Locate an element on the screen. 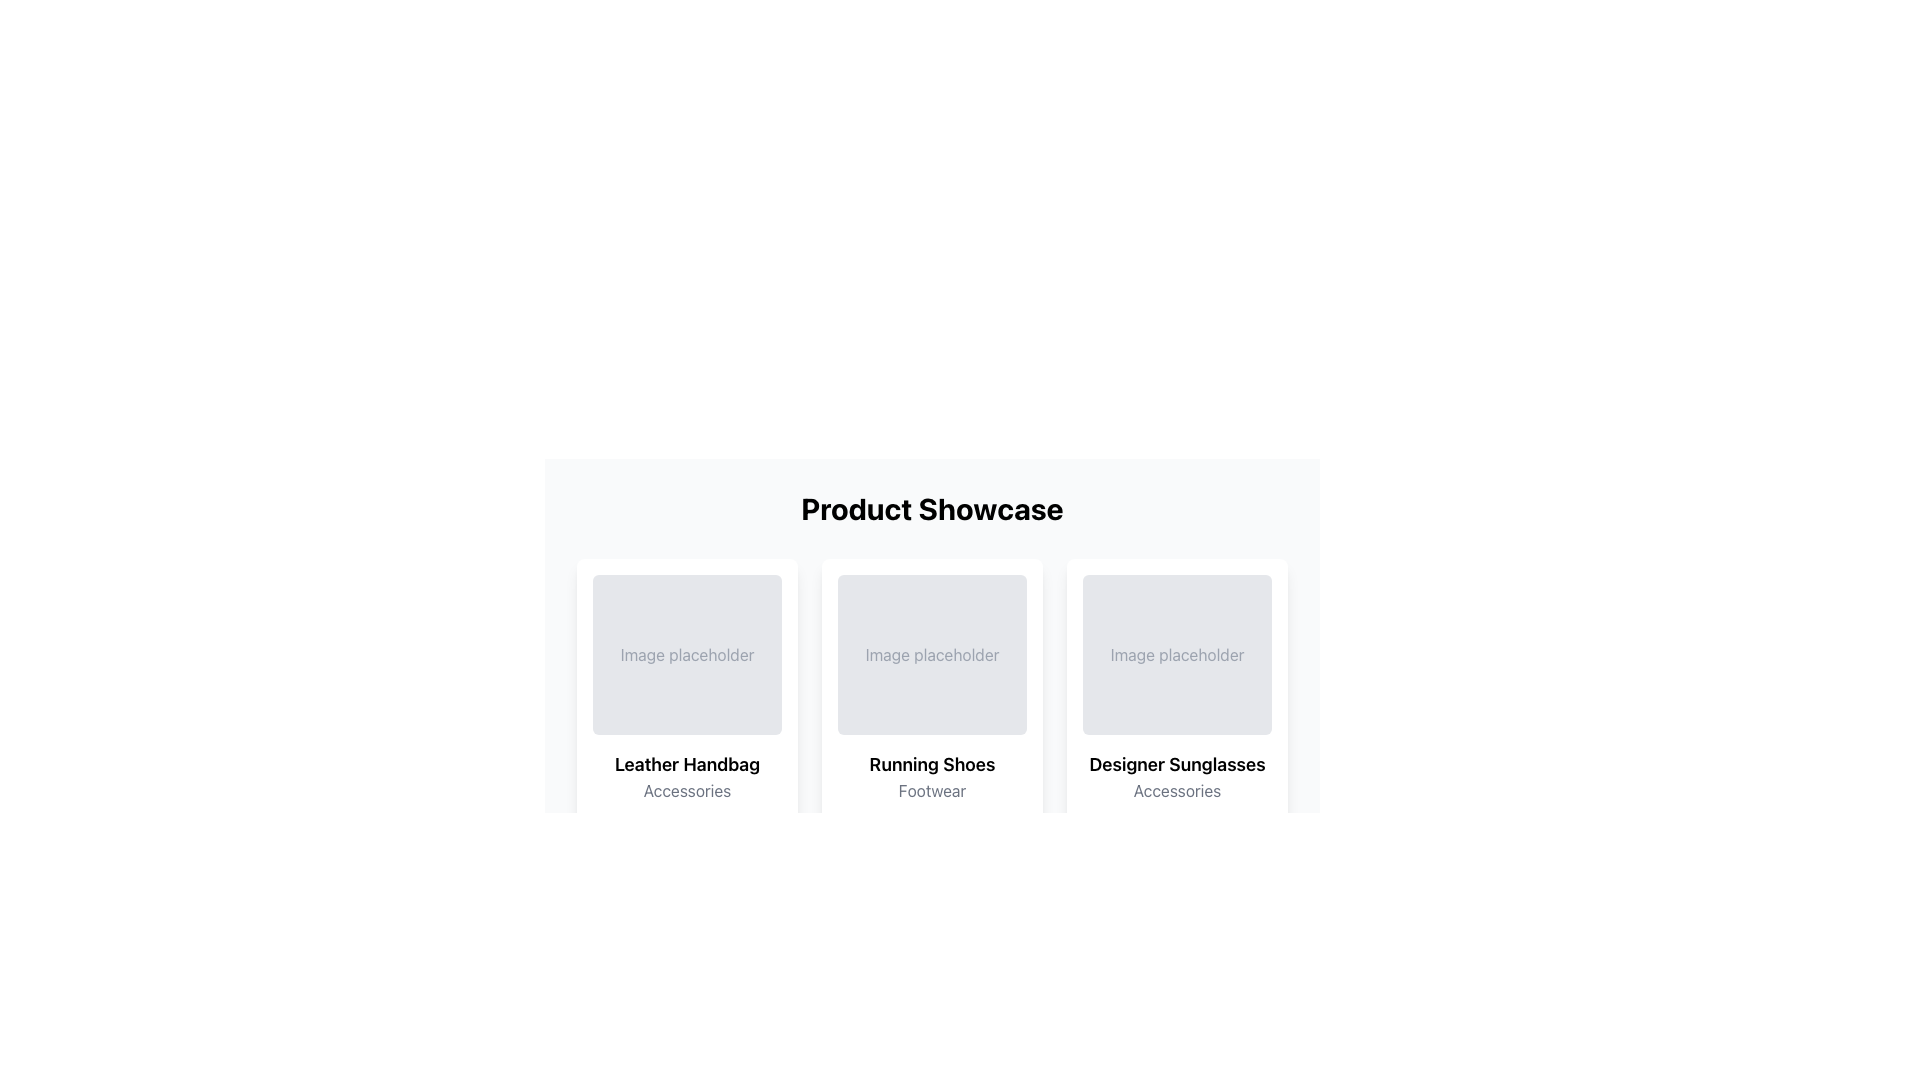  text of the label displaying 'Image placeholder', which is centered within the leftmost card in the 'Product Showcase' section is located at coordinates (687, 655).